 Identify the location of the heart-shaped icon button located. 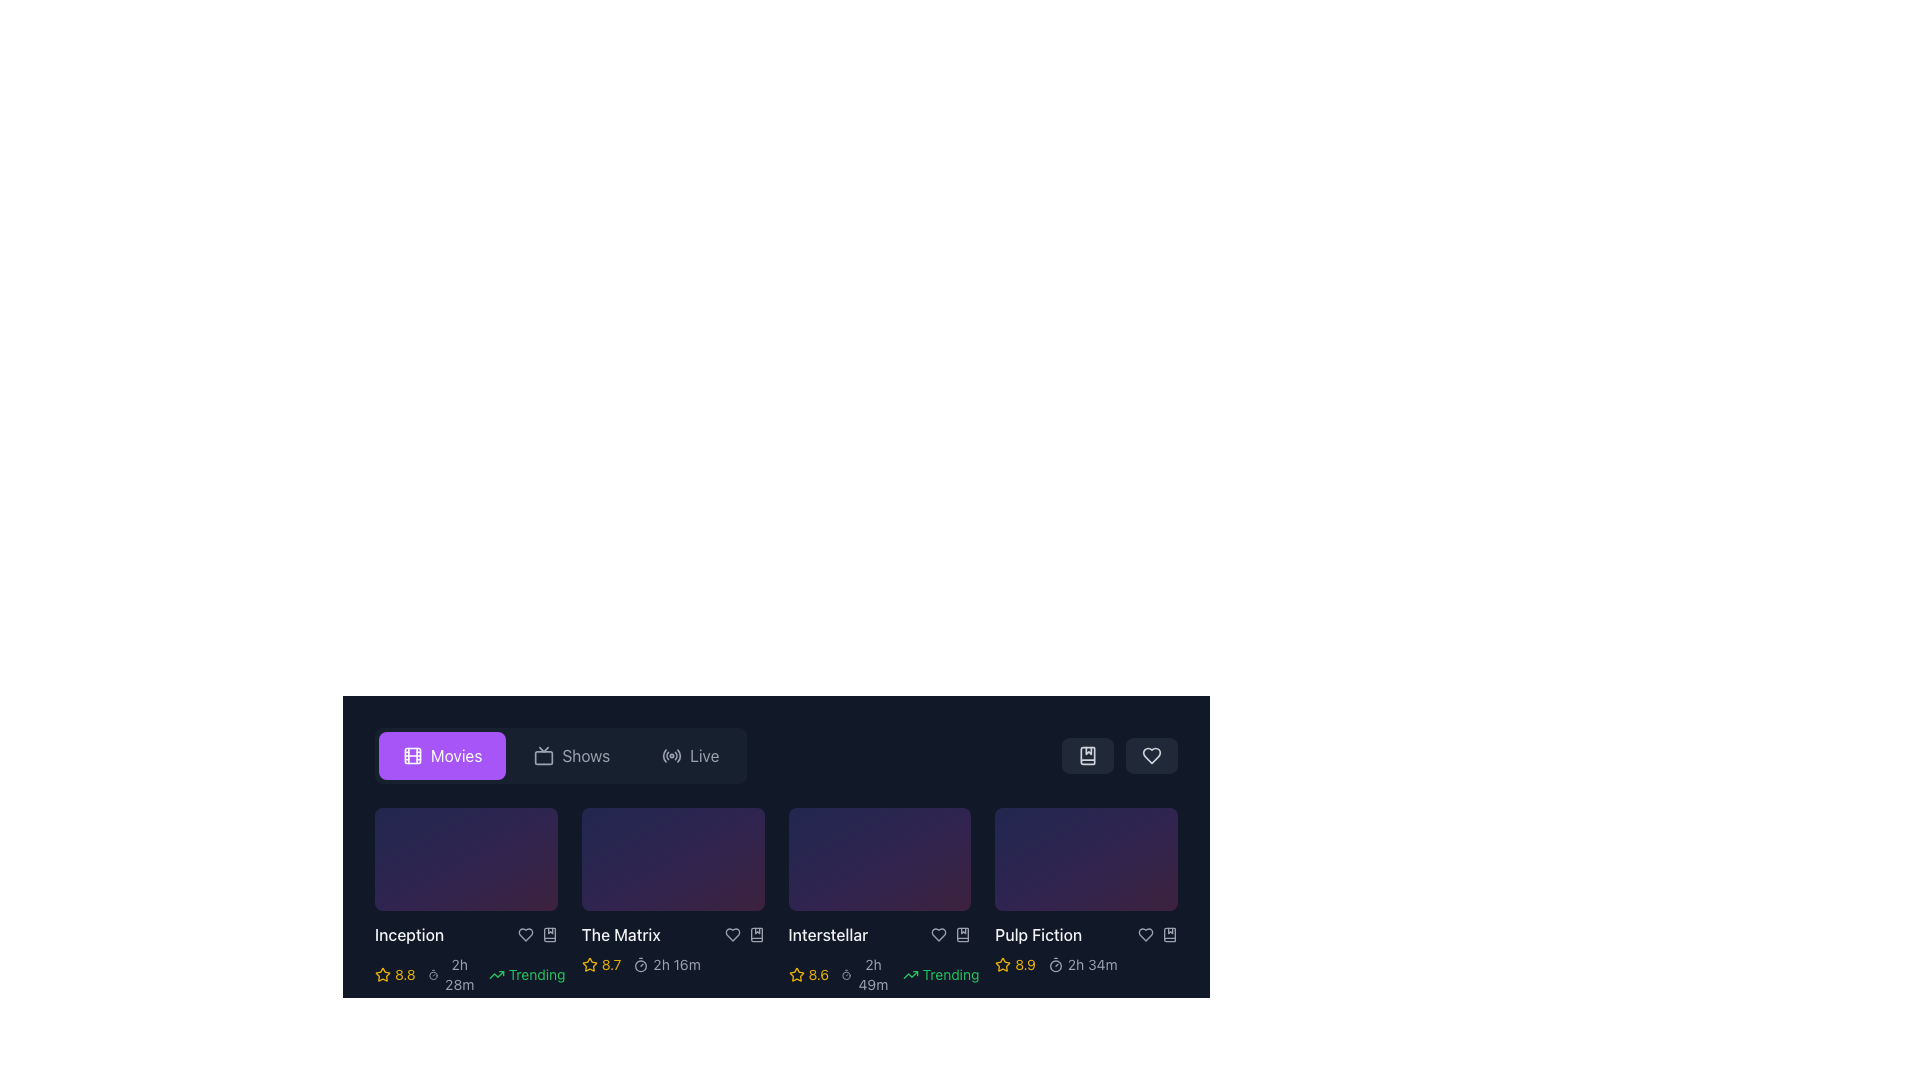
(1152, 756).